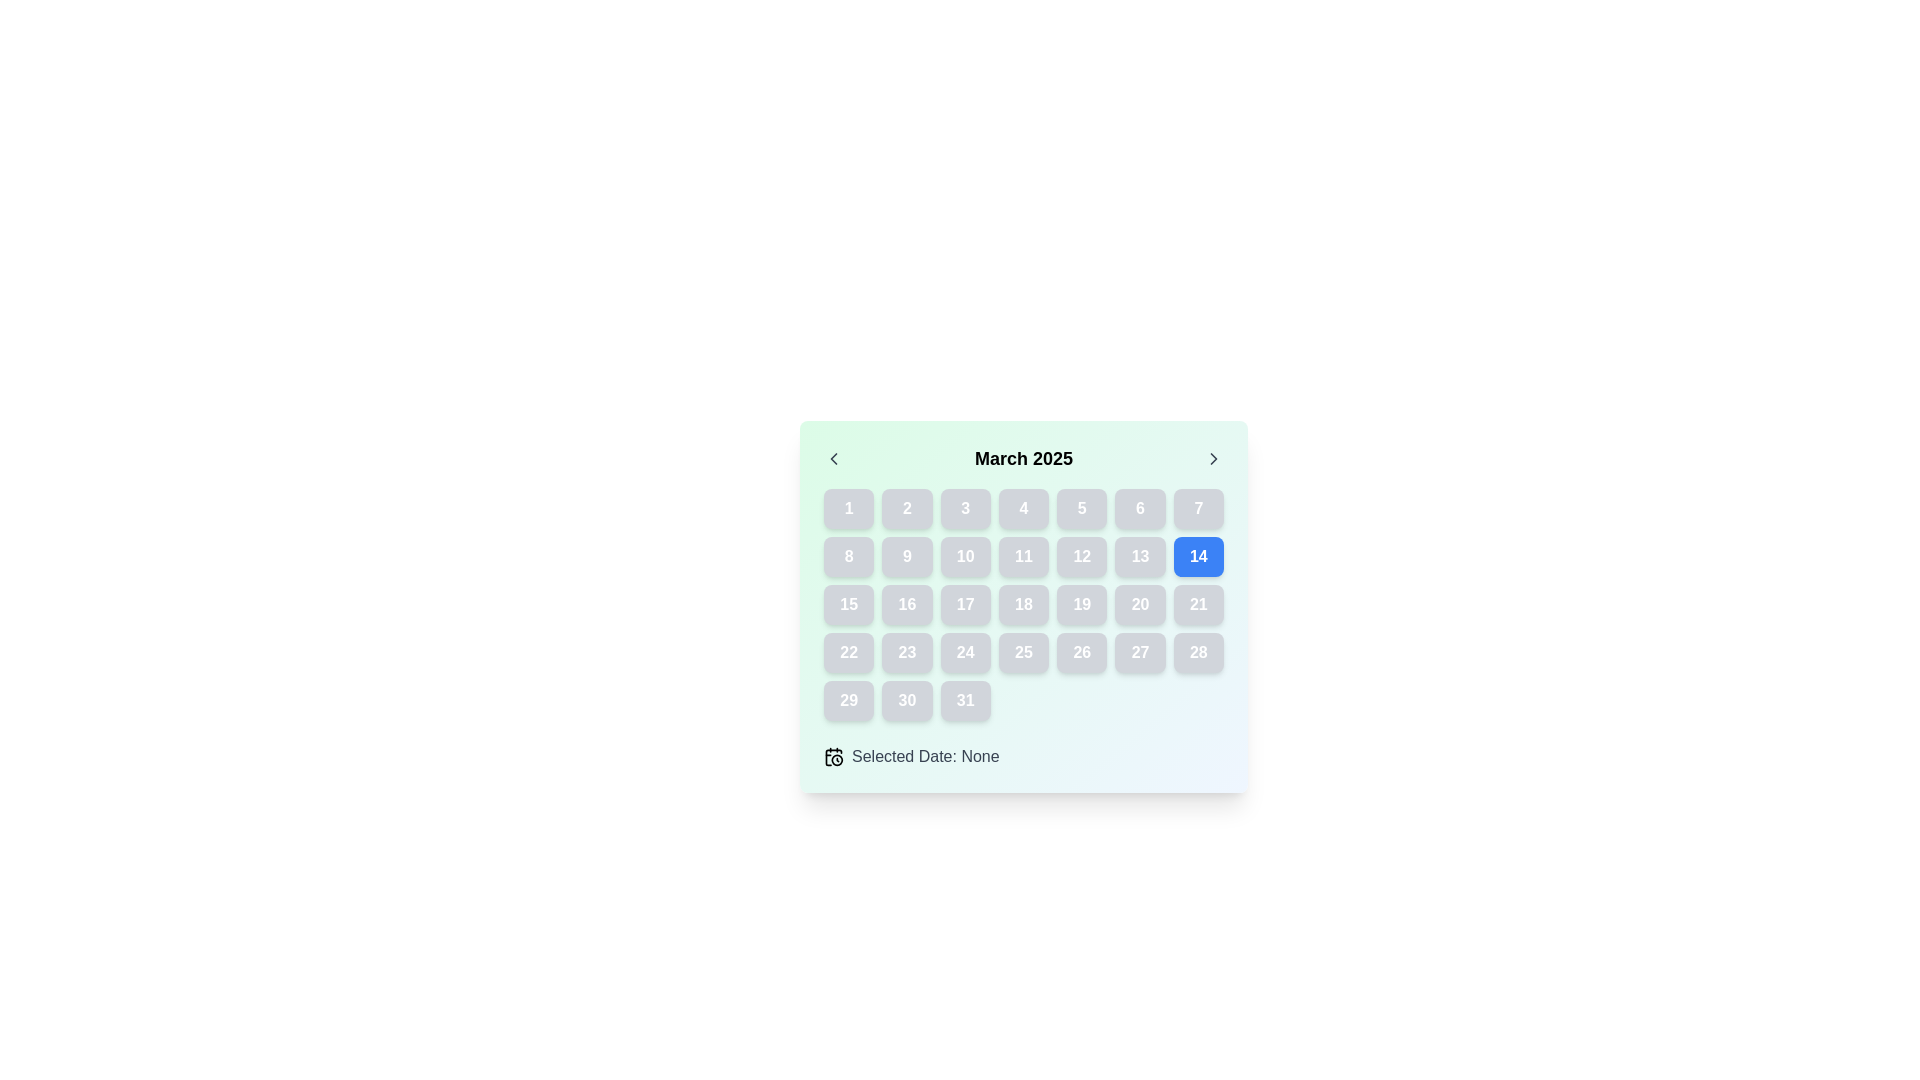 The height and width of the screenshot is (1080, 1920). What do you see at coordinates (906, 652) in the screenshot?
I see `the rounded rectangular button with a gray background and white '23' text` at bounding box center [906, 652].